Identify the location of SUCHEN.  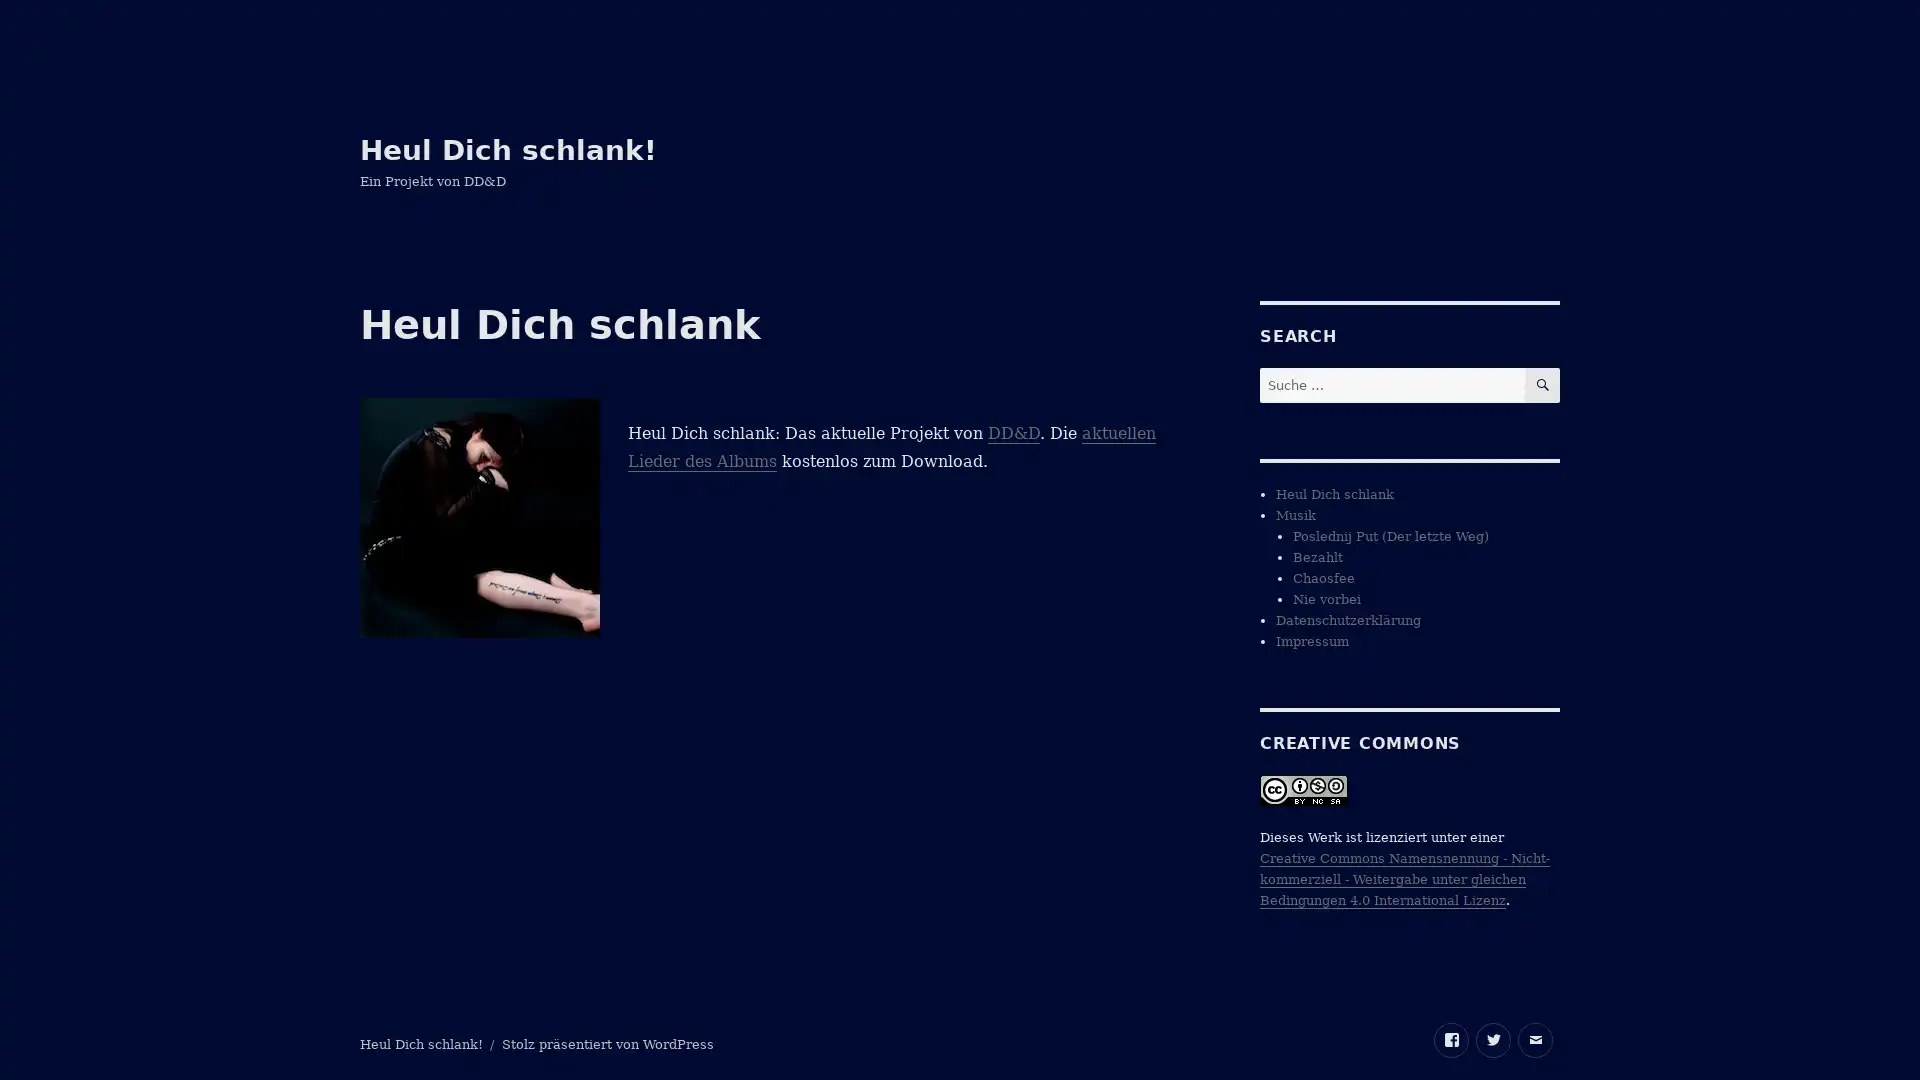
(1541, 385).